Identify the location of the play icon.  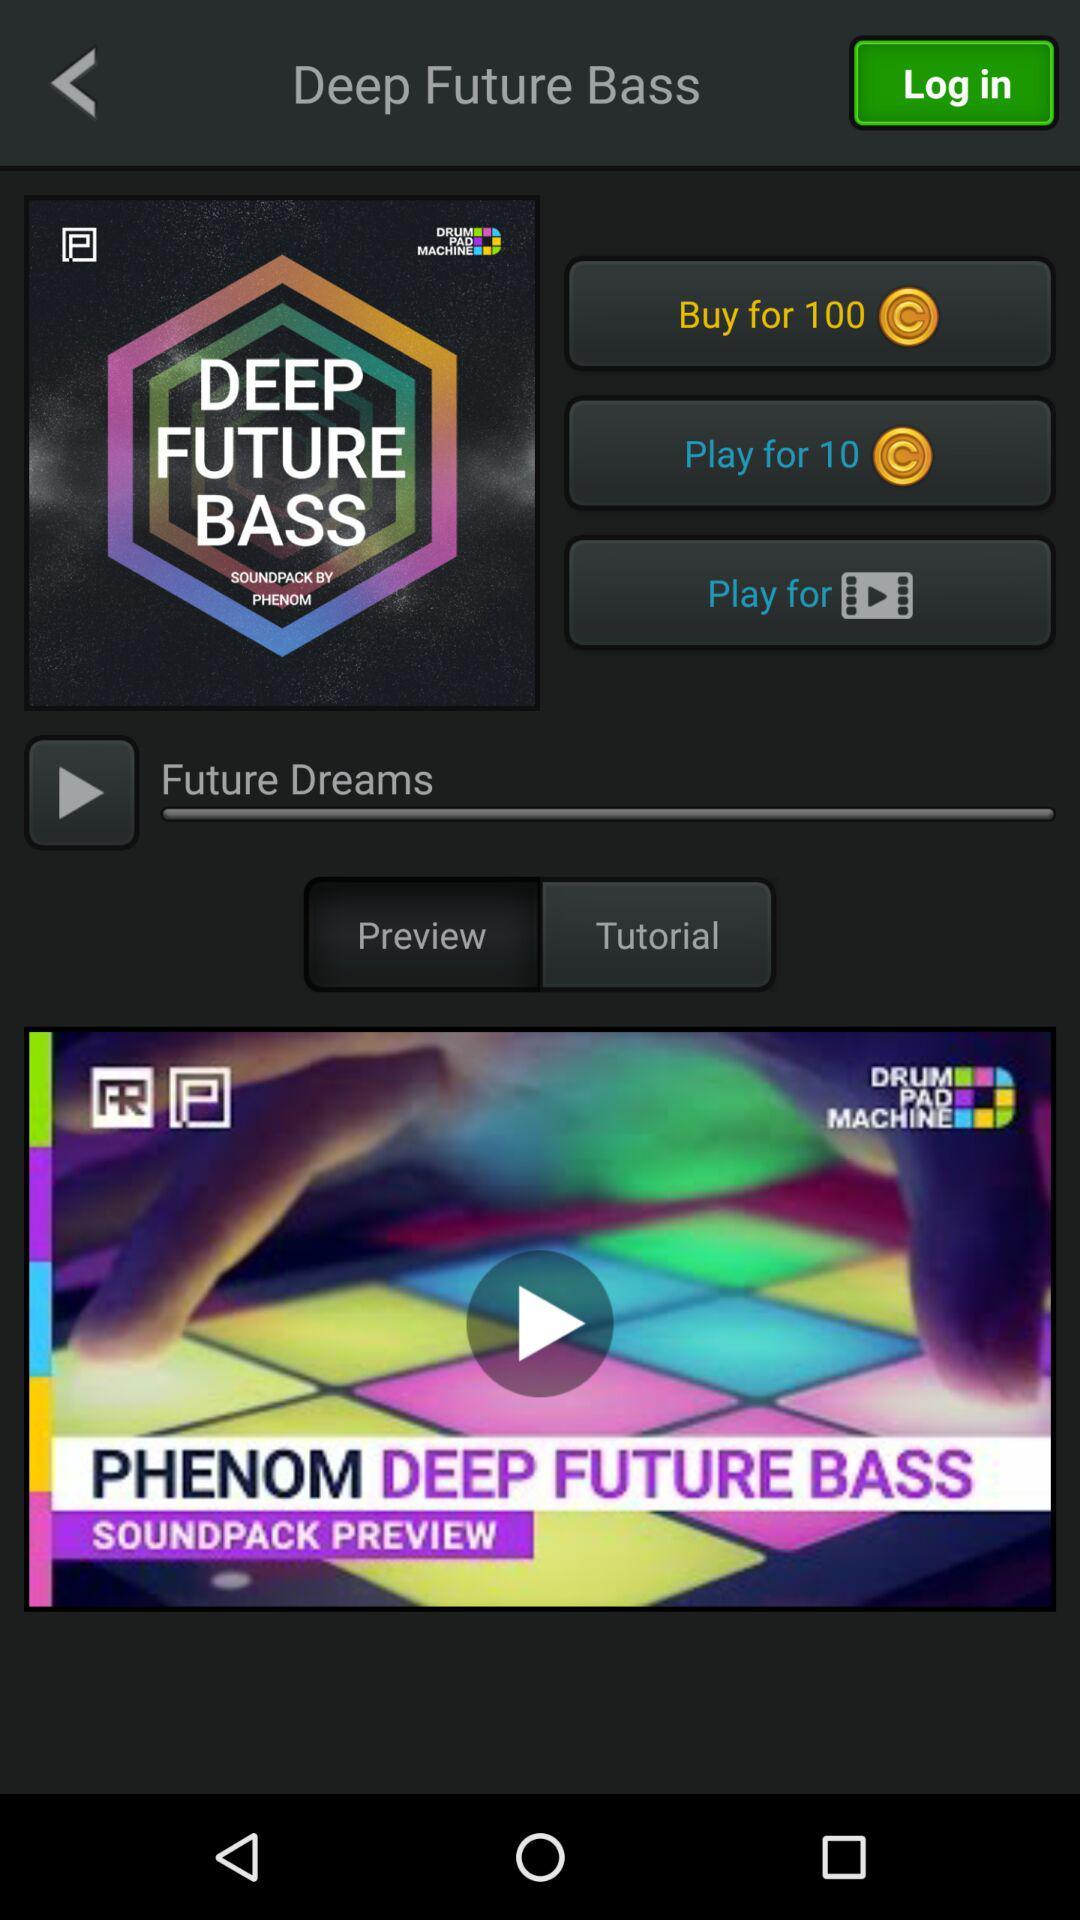
(80, 791).